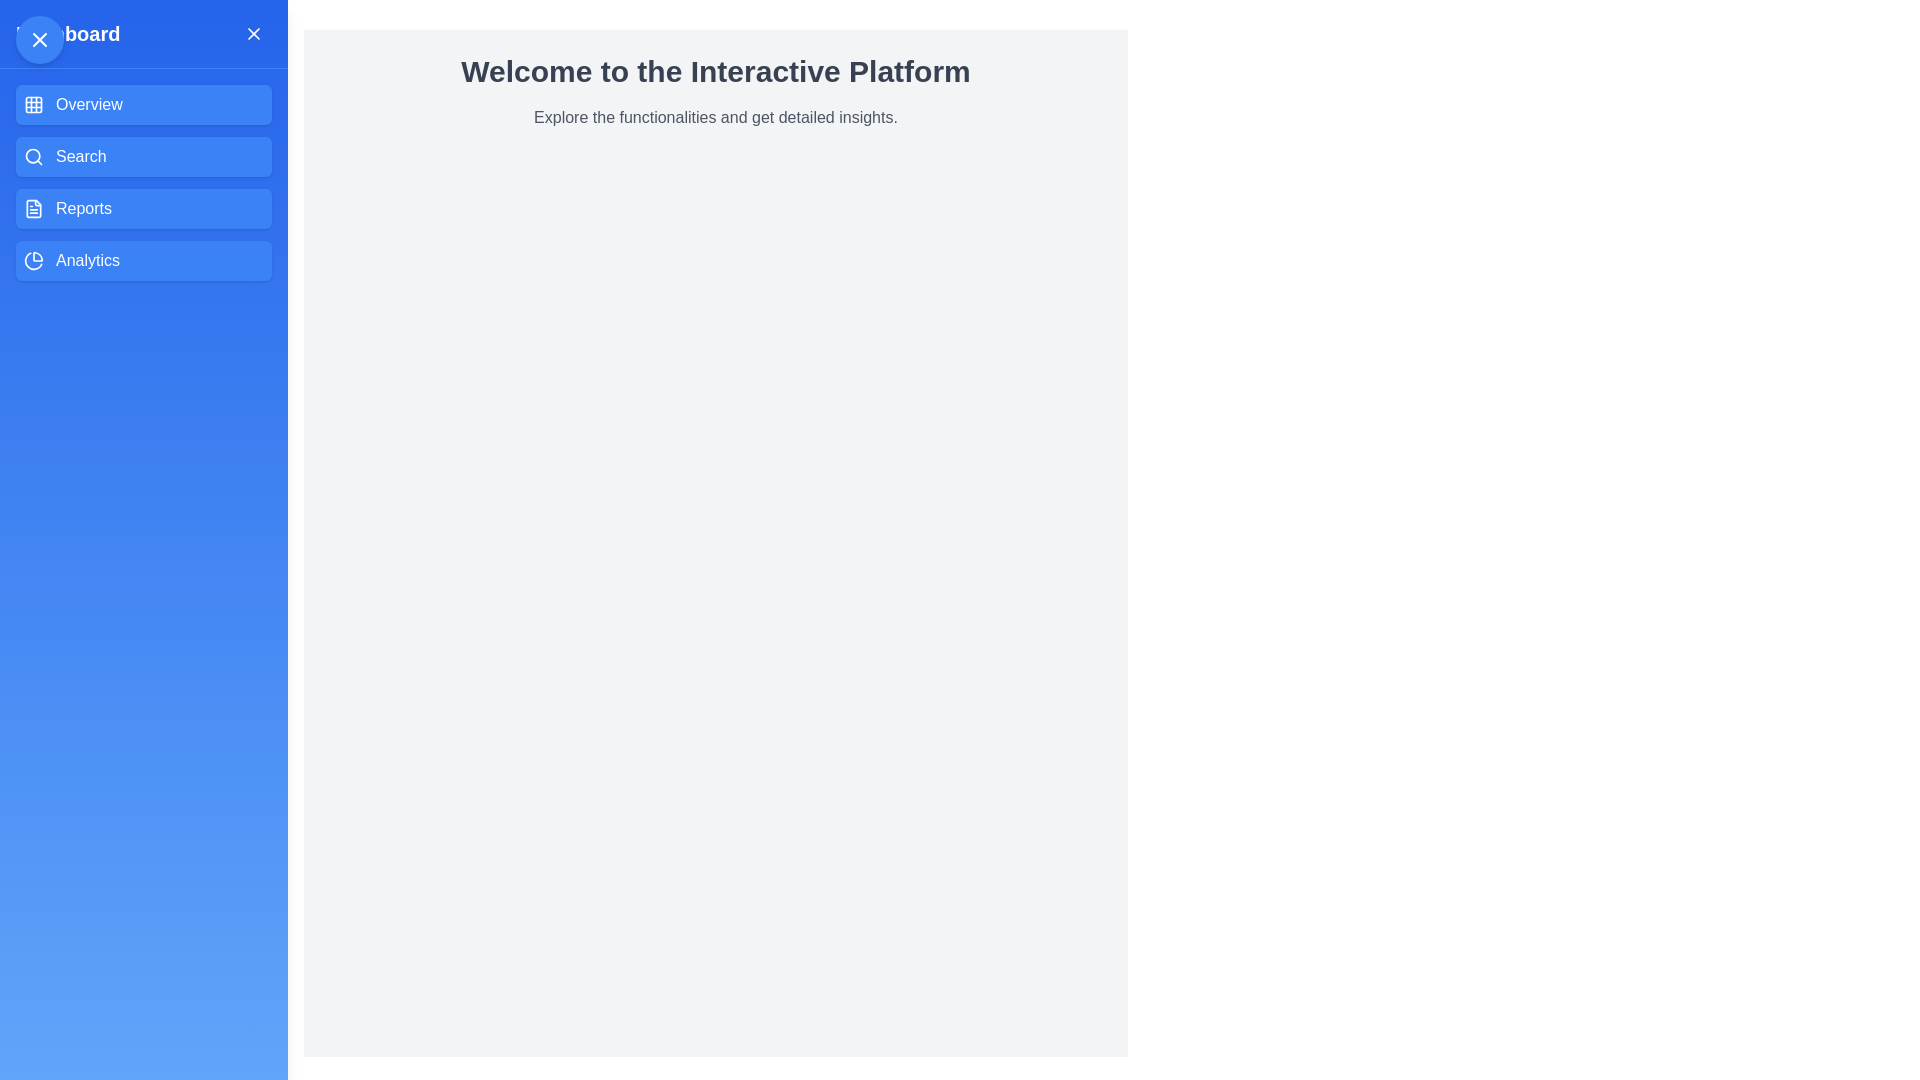  What do you see at coordinates (143, 156) in the screenshot?
I see `the menu option Search to navigate to the corresponding section` at bounding box center [143, 156].